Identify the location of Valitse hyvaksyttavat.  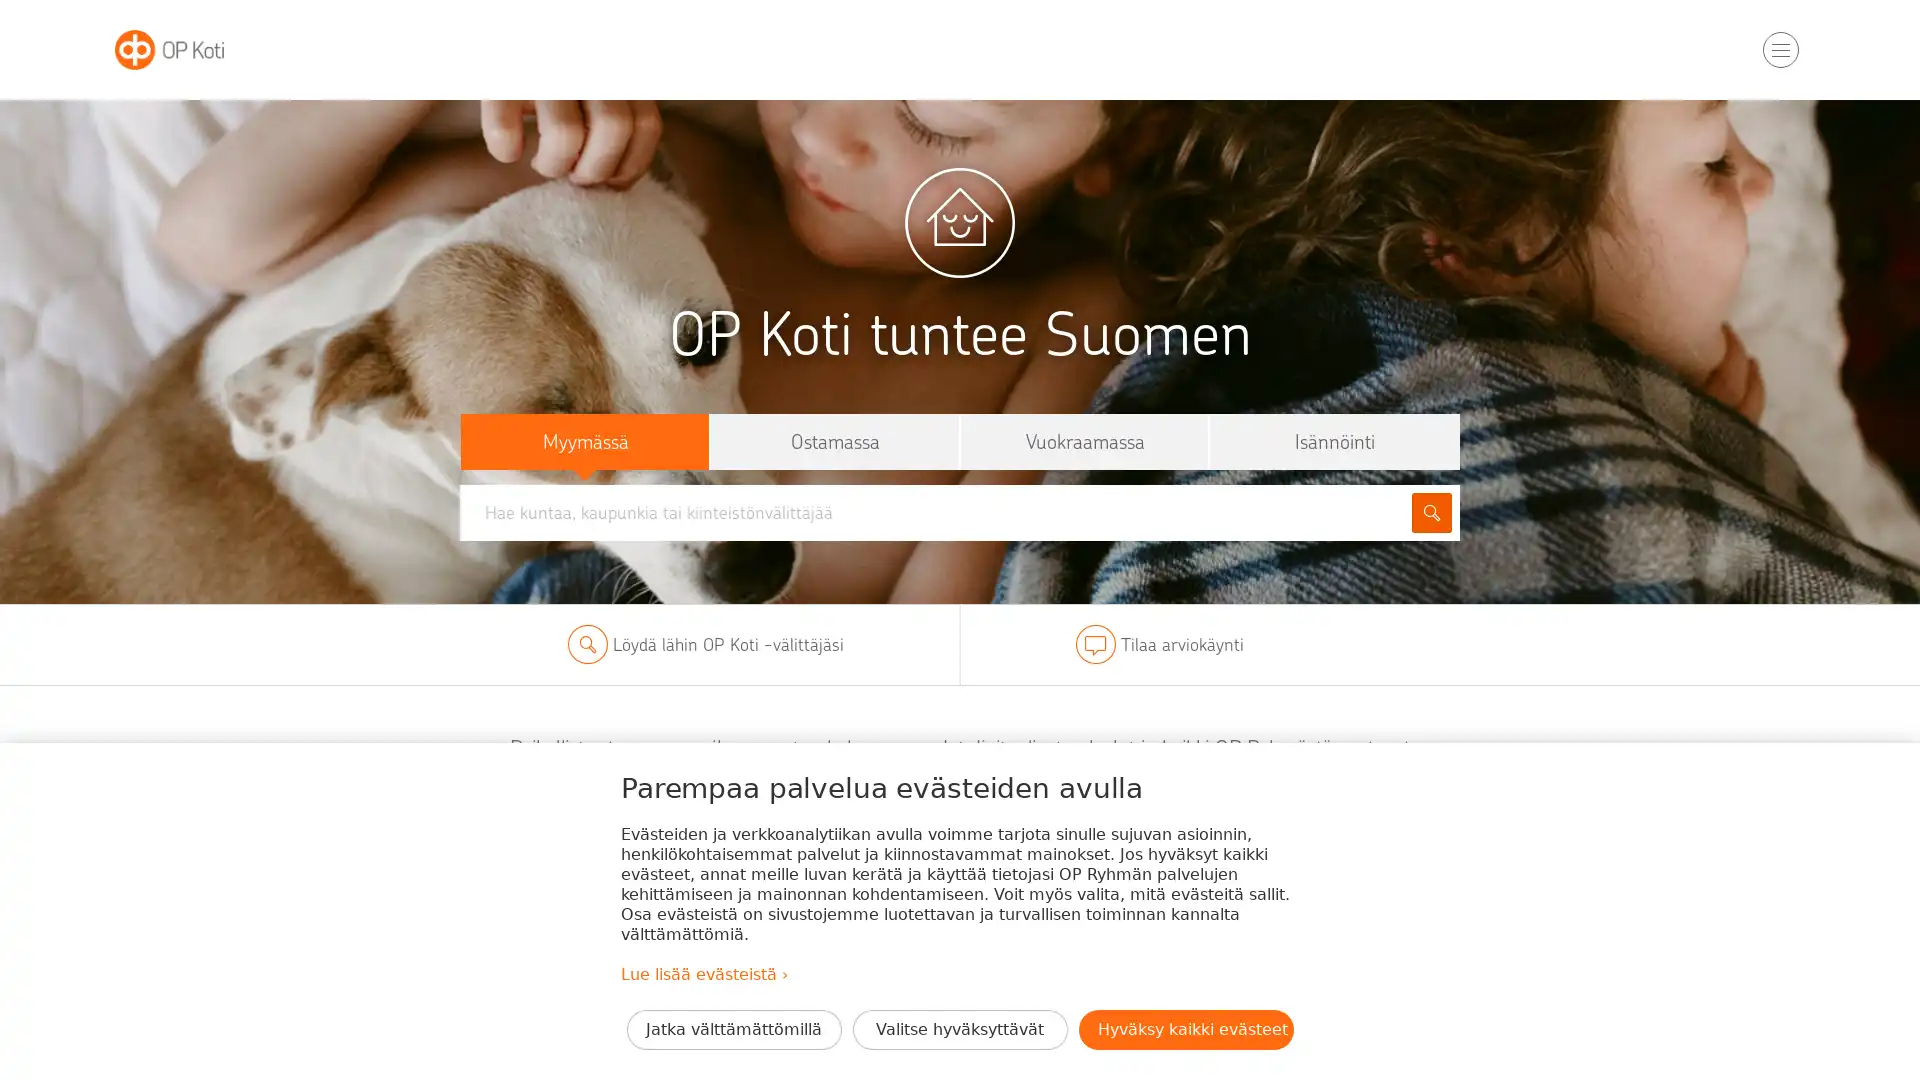
(958, 1029).